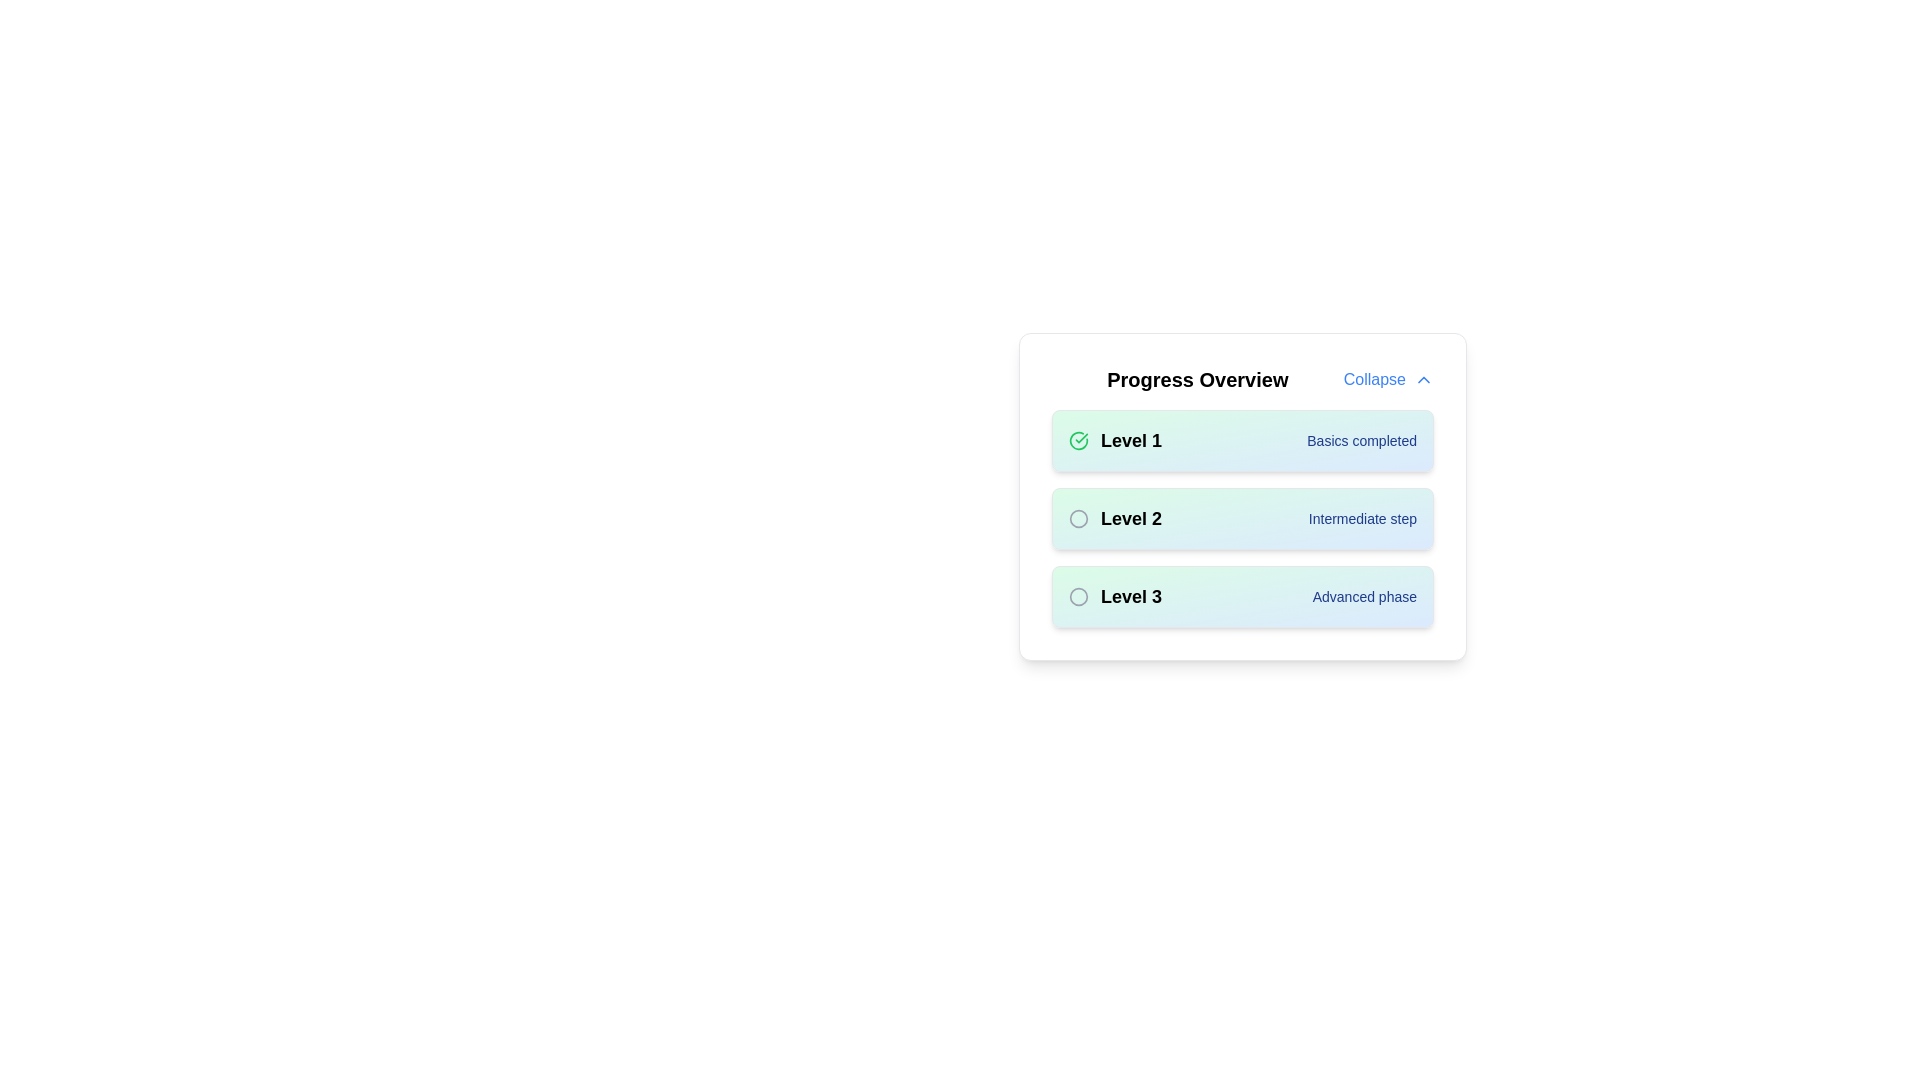 This screenshot has width=1920, height=1080. What do you see at coordinates (1242, 496) in the screenshot?
I see `the Progress step indicator element with a gradient background, labeled 'Level 2' and 'Intermediate step', for navigation` at bounding box center [1242, 496].